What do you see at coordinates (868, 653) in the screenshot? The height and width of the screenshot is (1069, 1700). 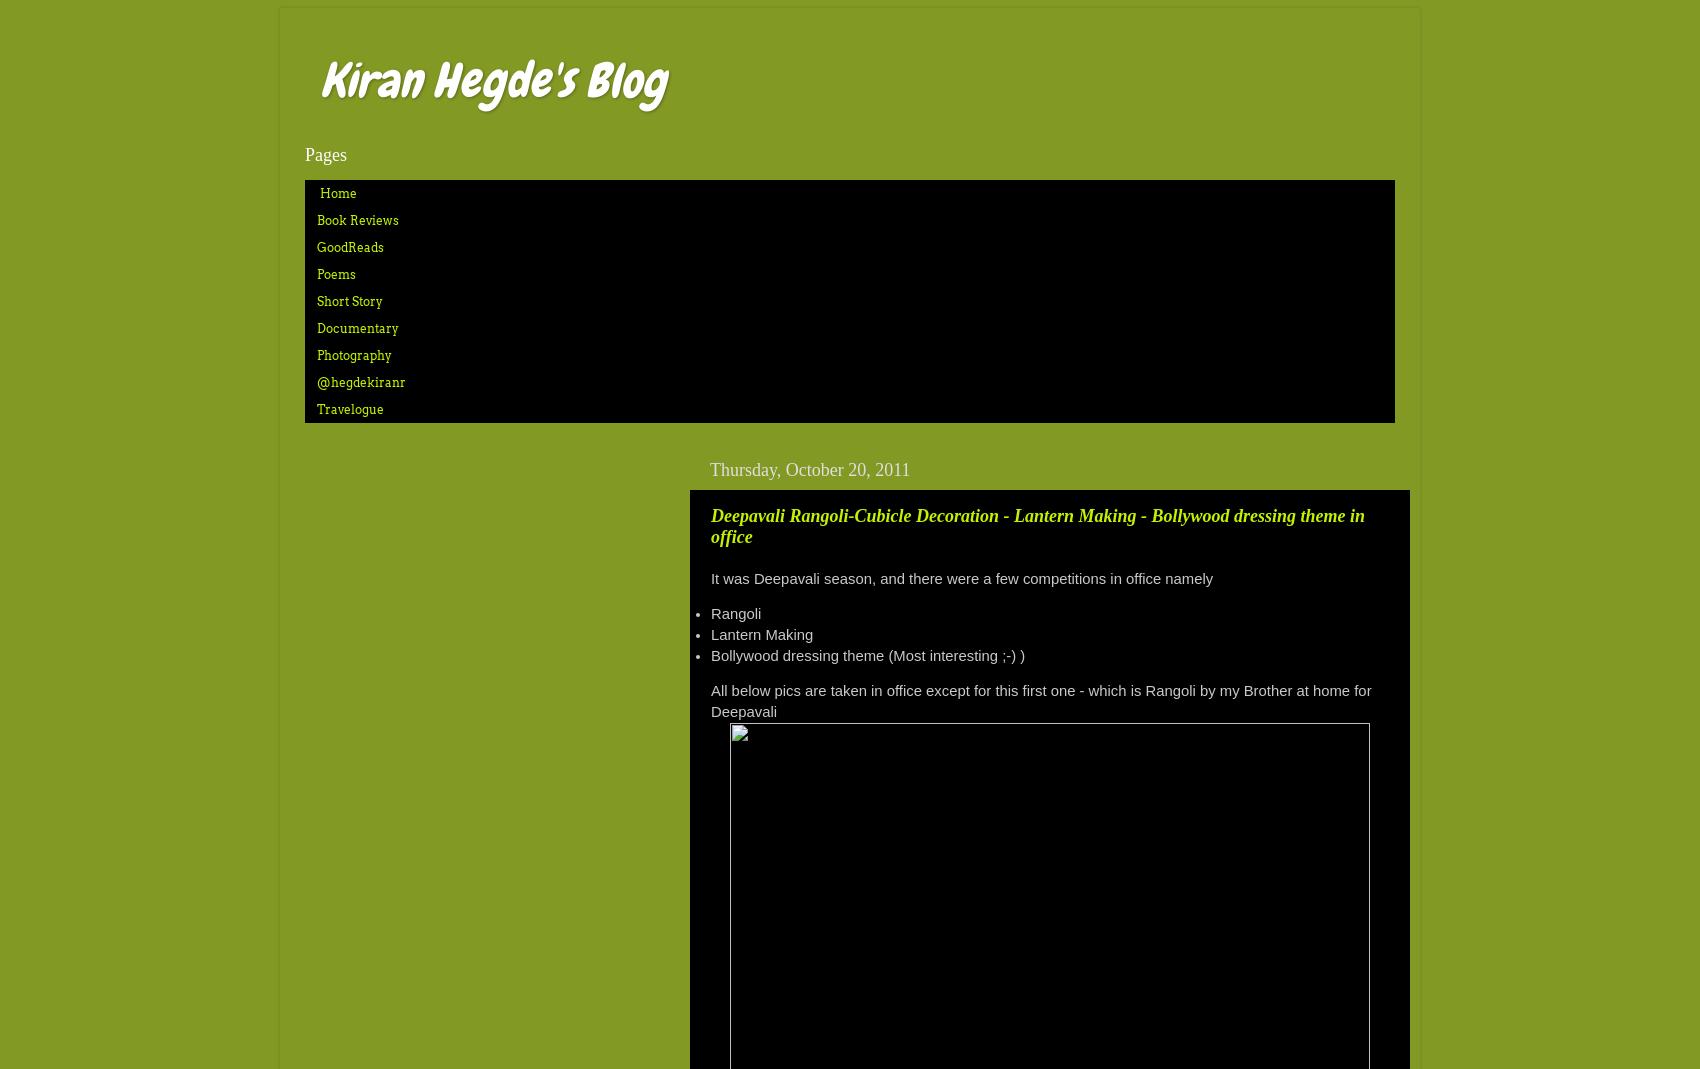 I see `'Bollywood dressing theme (Most interesting ;-) )'` at bounding box center [868, 653].